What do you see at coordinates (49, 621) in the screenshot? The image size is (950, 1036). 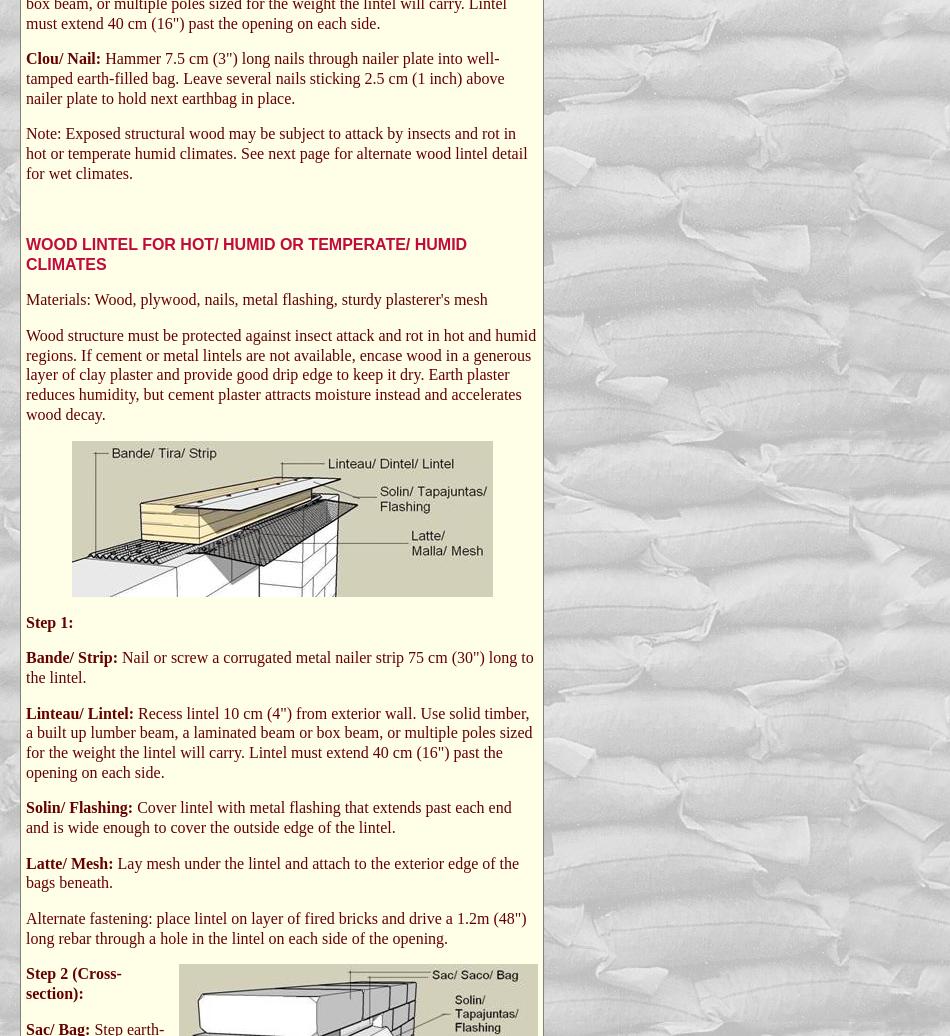 I see `'Step 1:'` at bounding box center [49, 621].